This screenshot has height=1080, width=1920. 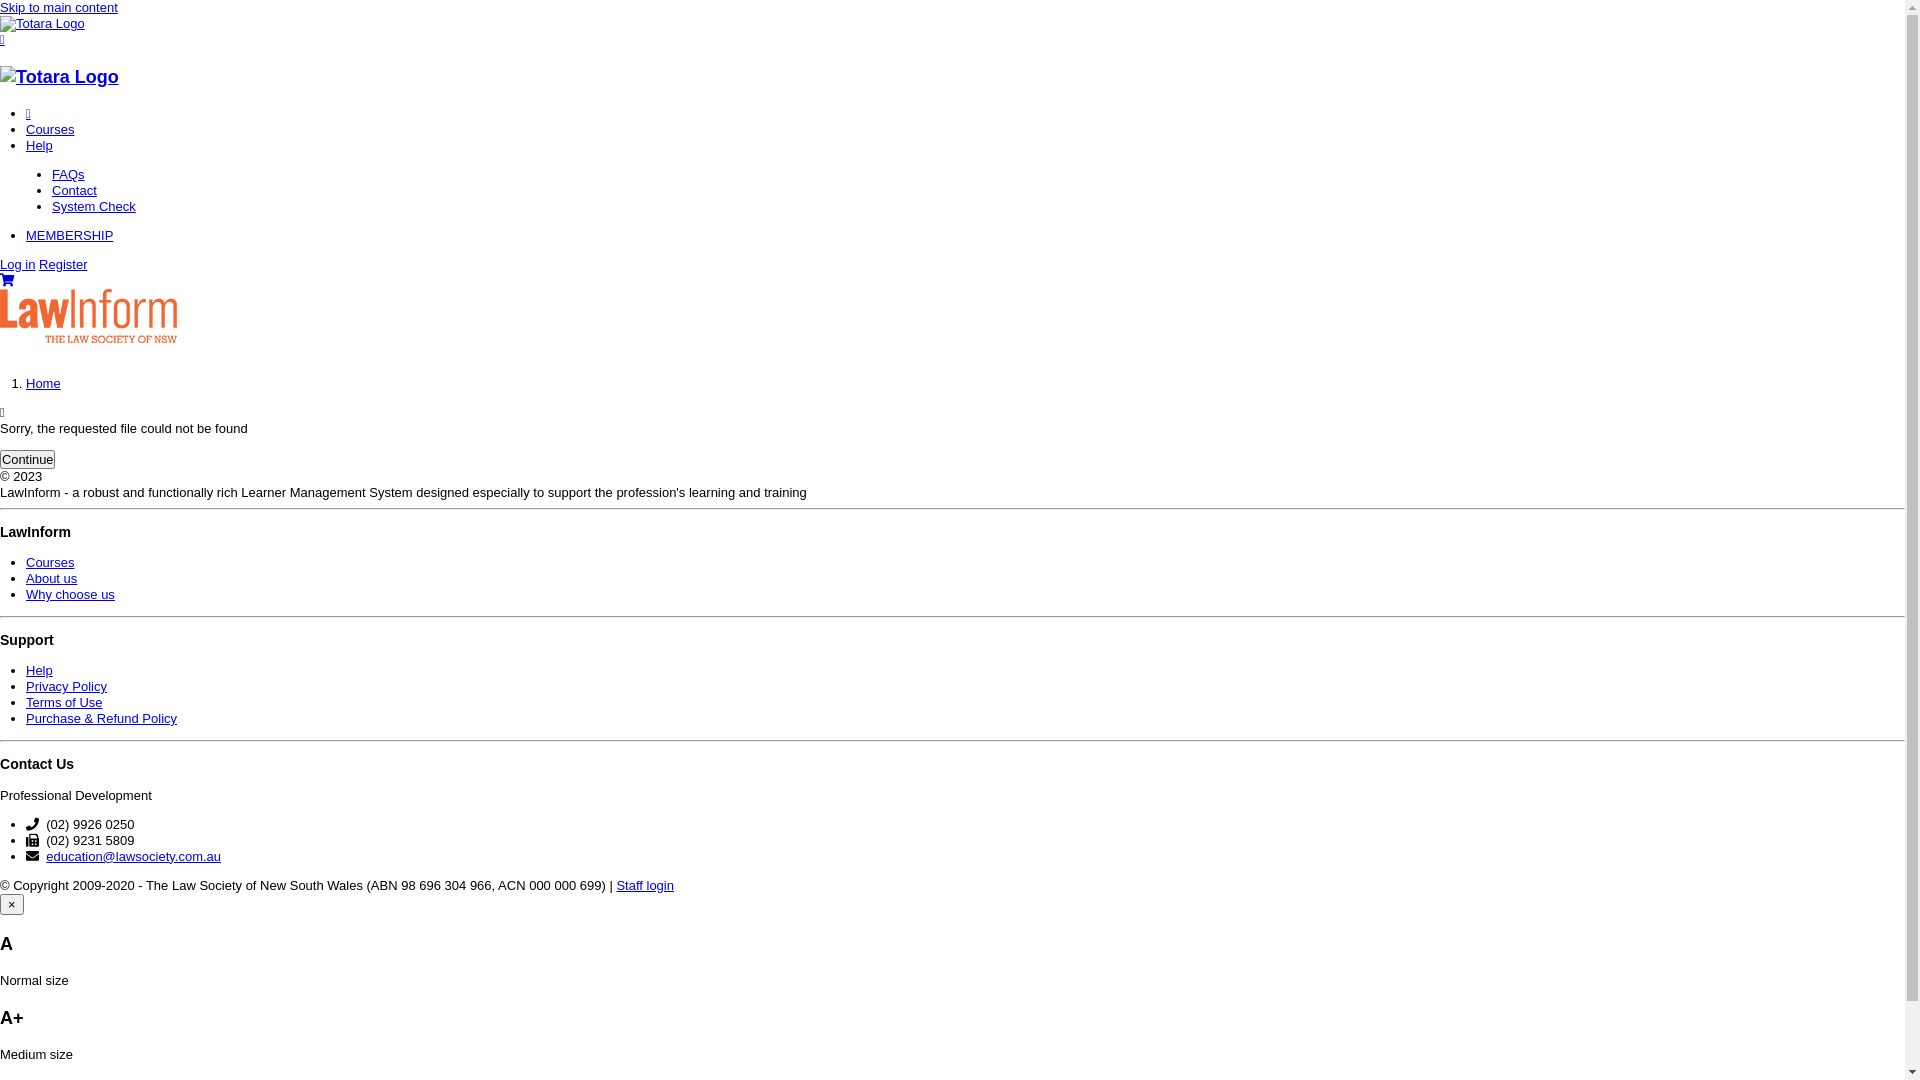 I want to click on 'Skip to main content', so click(x=0, y=7).